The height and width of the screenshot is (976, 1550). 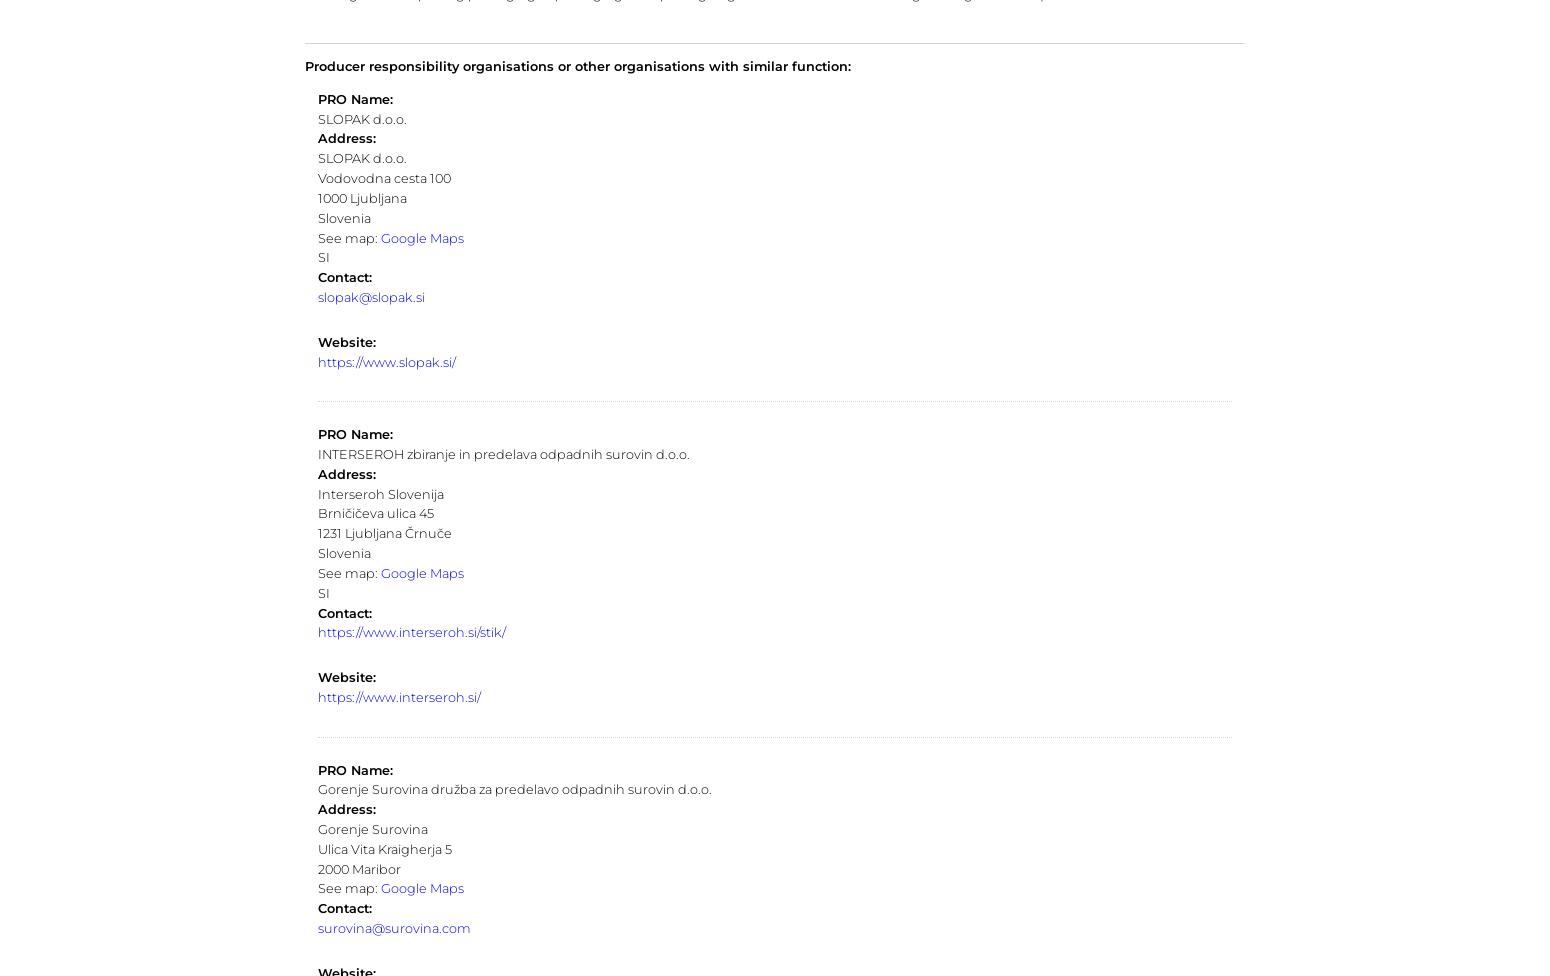 What do you see at coordinates (512, 789) in the screenshot?
I see `'Gorenje Surovina družba za predelavo odpadnih surovin d.o.o.'` at bounding box center [512, 789].